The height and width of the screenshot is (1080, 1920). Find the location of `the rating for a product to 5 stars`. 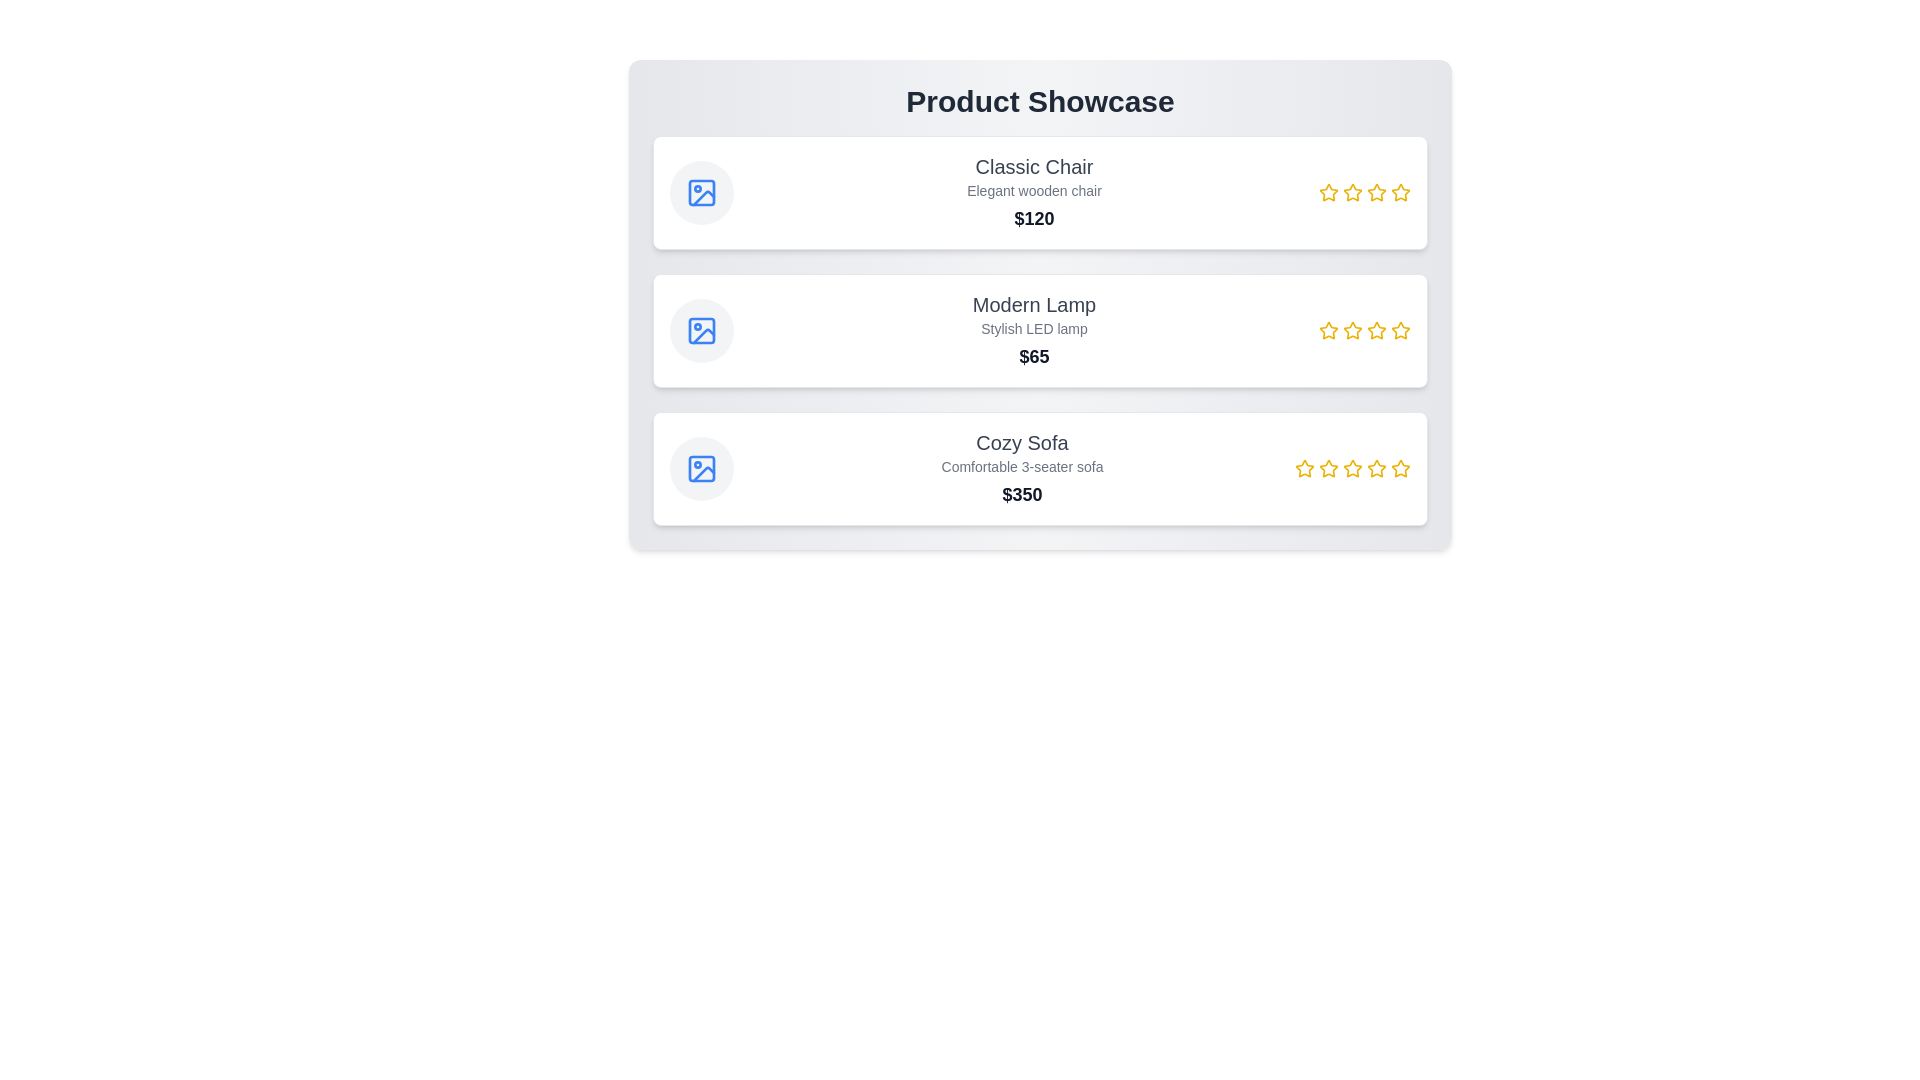

the rating for a product to 5 stars is located at coordinates (1424, 192).